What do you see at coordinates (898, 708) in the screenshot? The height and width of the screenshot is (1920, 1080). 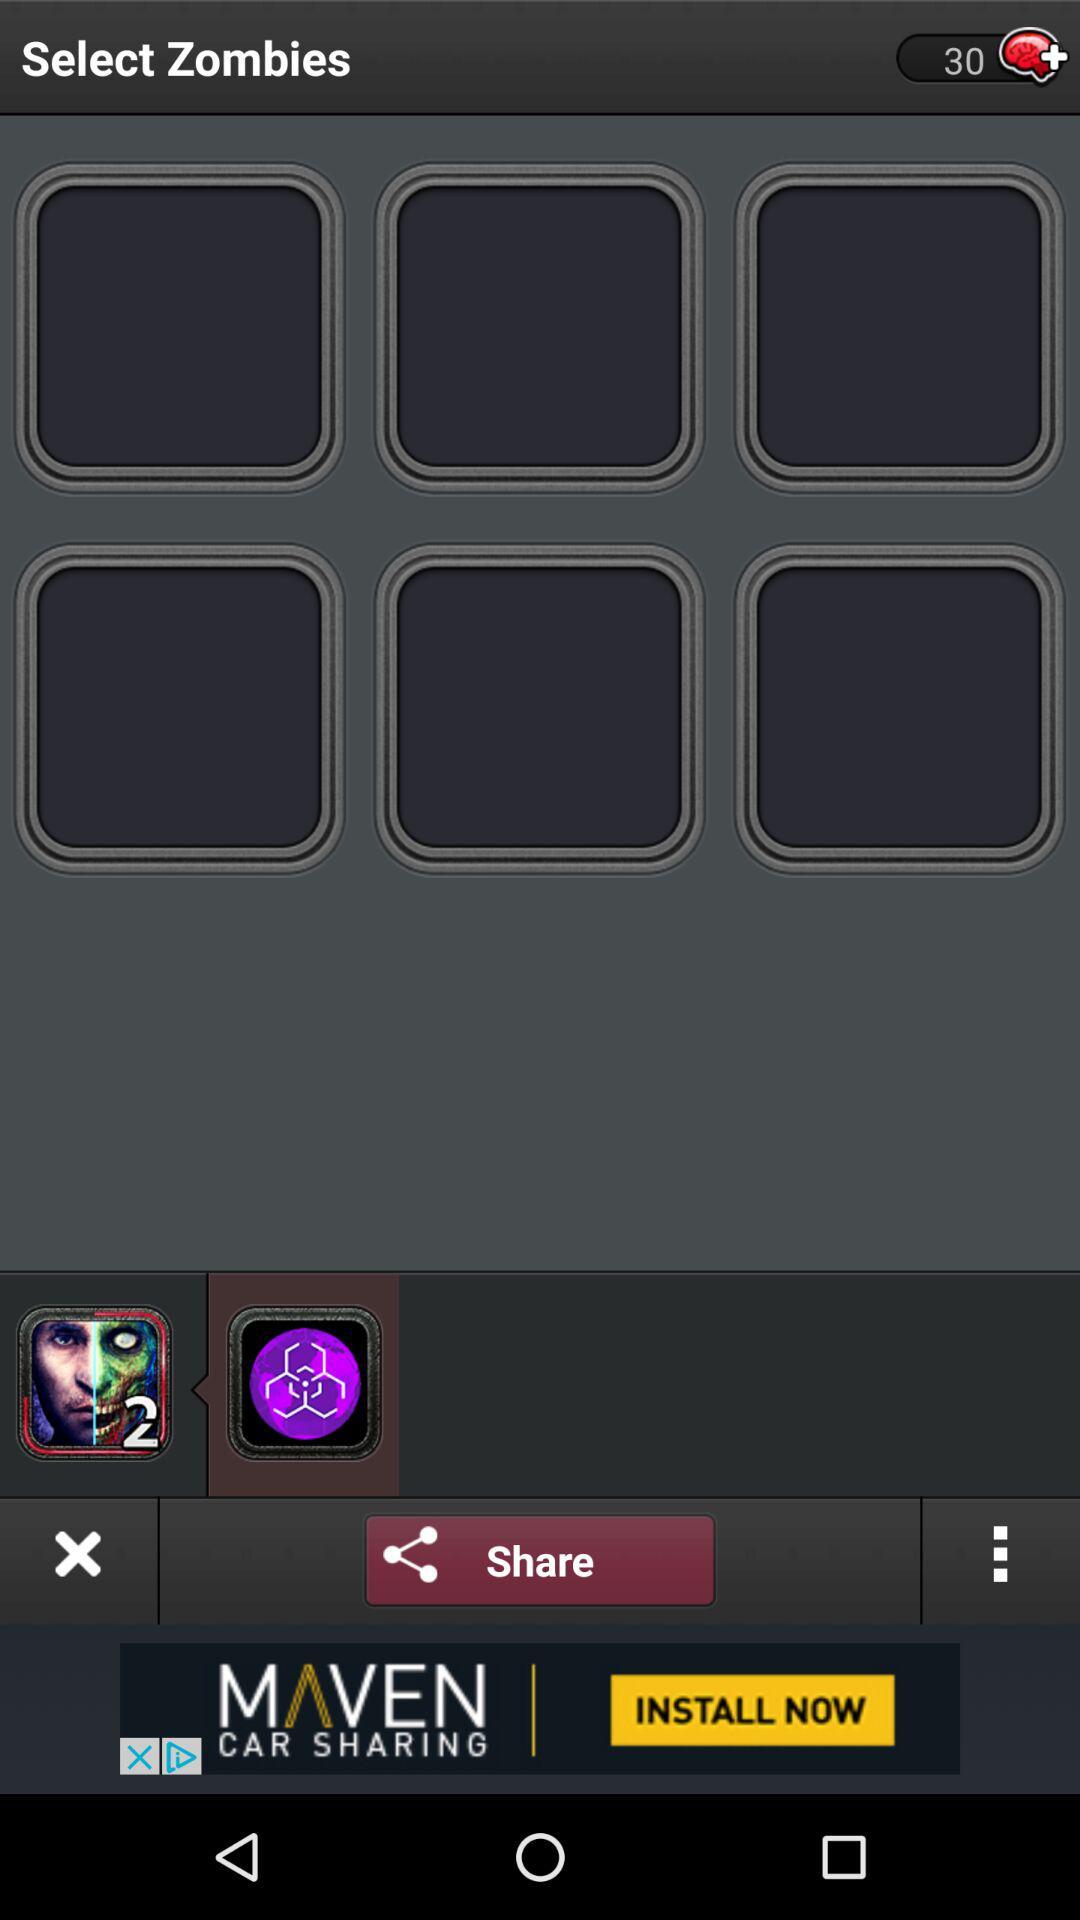 I see `advertisement` at bounding box center [898, 708].